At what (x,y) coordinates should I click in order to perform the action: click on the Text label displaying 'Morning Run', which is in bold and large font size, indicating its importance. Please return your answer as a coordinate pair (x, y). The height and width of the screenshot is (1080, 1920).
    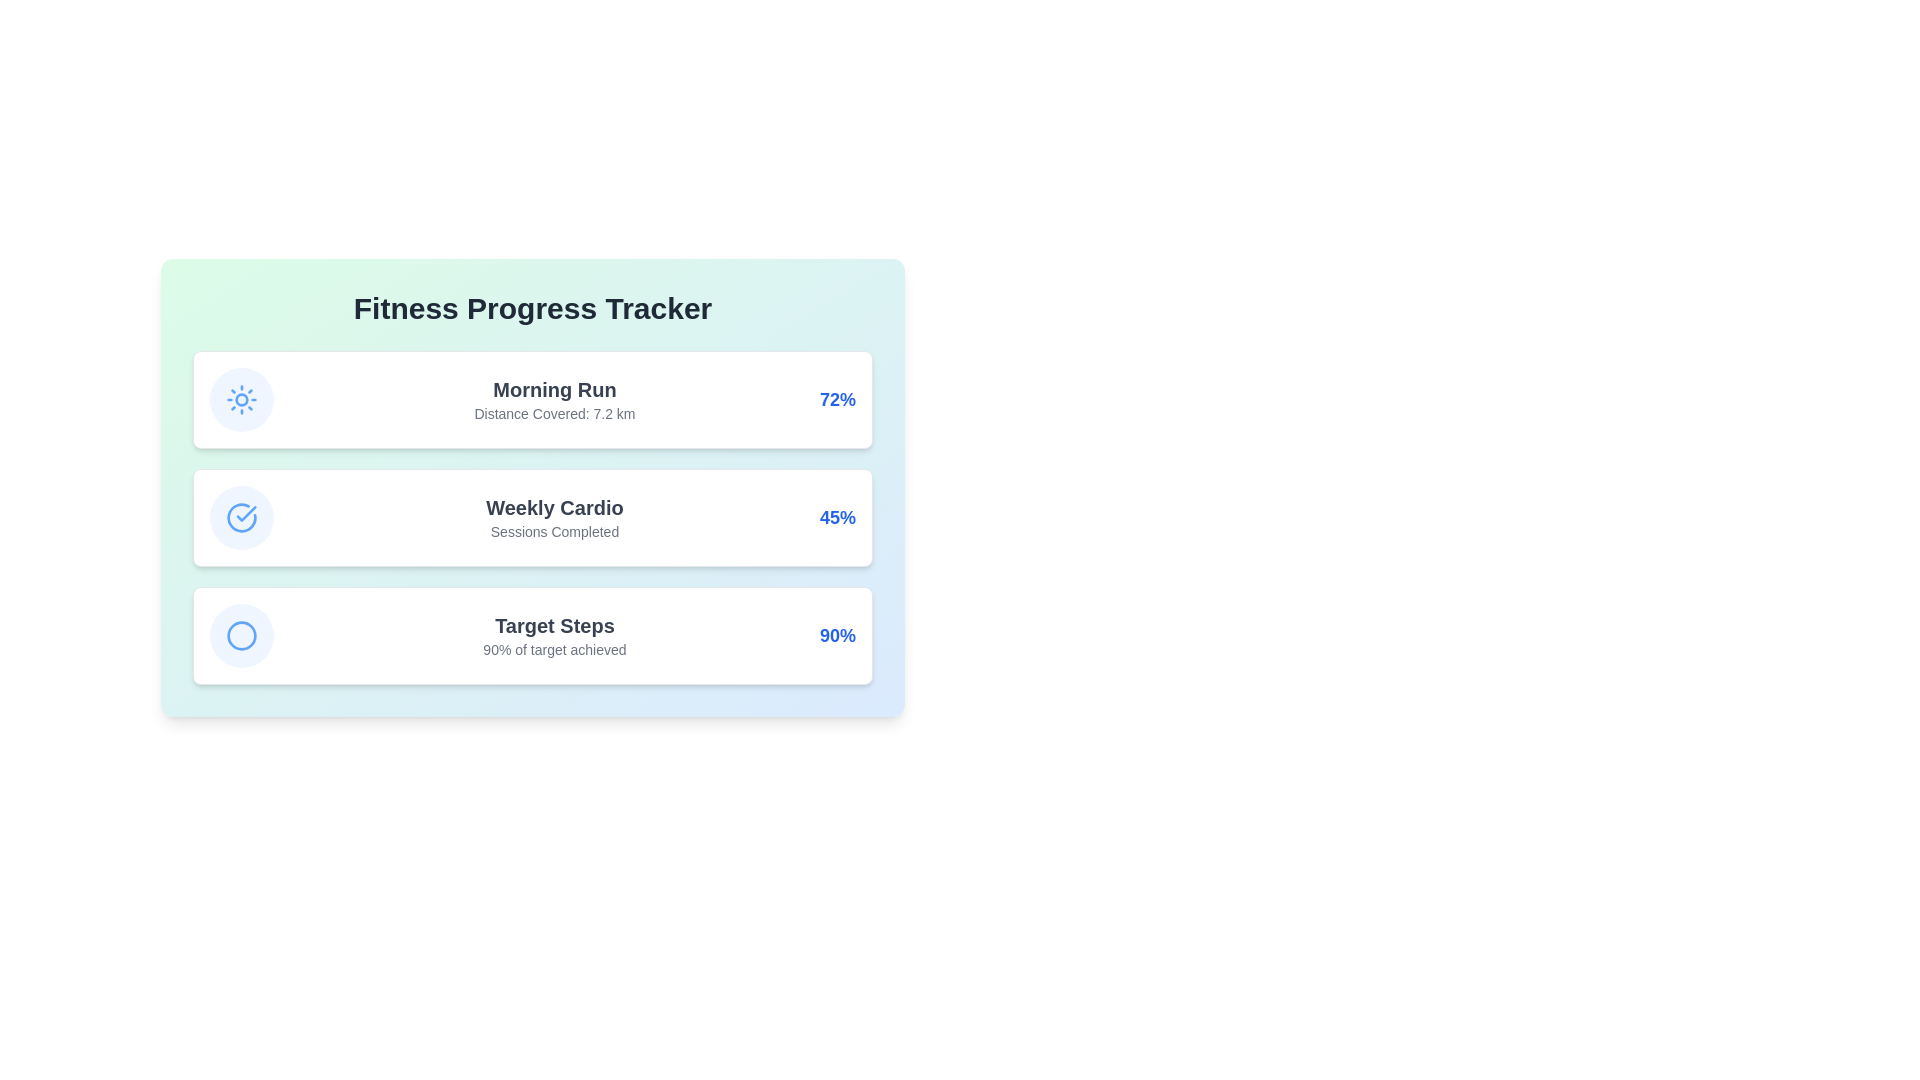
    Looking at the image, I should click on (555, 389).